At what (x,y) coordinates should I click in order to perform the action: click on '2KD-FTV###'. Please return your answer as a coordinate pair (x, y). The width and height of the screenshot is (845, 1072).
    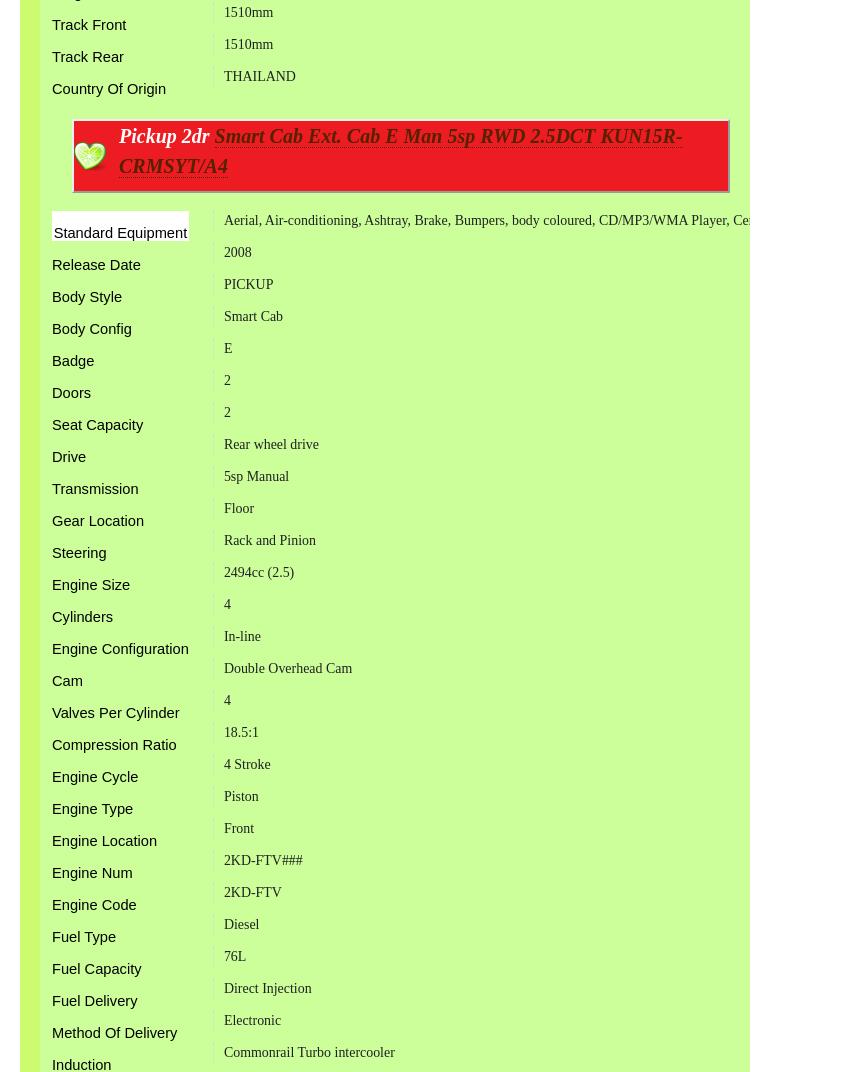
    Looking at the image, I should click on (262, 859).